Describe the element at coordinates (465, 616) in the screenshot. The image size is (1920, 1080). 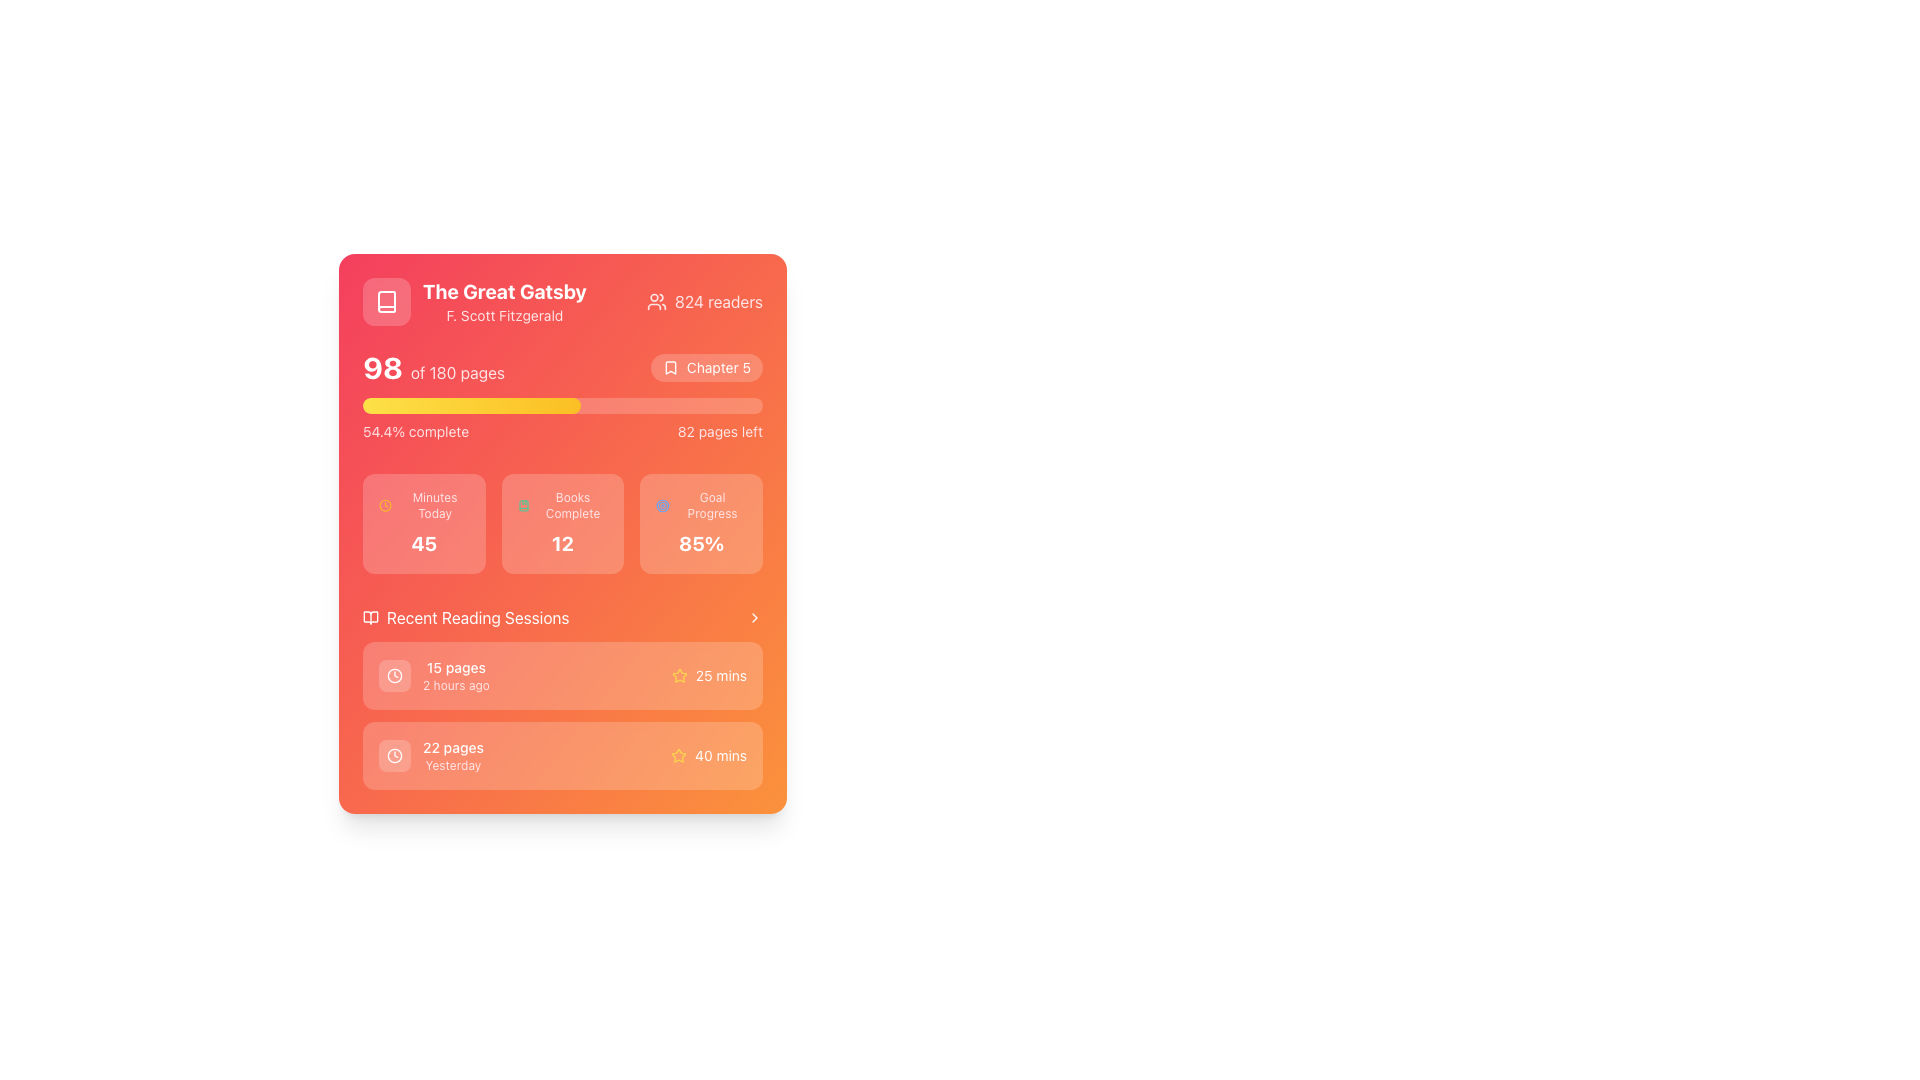
I see `the label with icon that indicates the section for recent reading sessions, positioned at the lower section of the card-like structure` at that location.